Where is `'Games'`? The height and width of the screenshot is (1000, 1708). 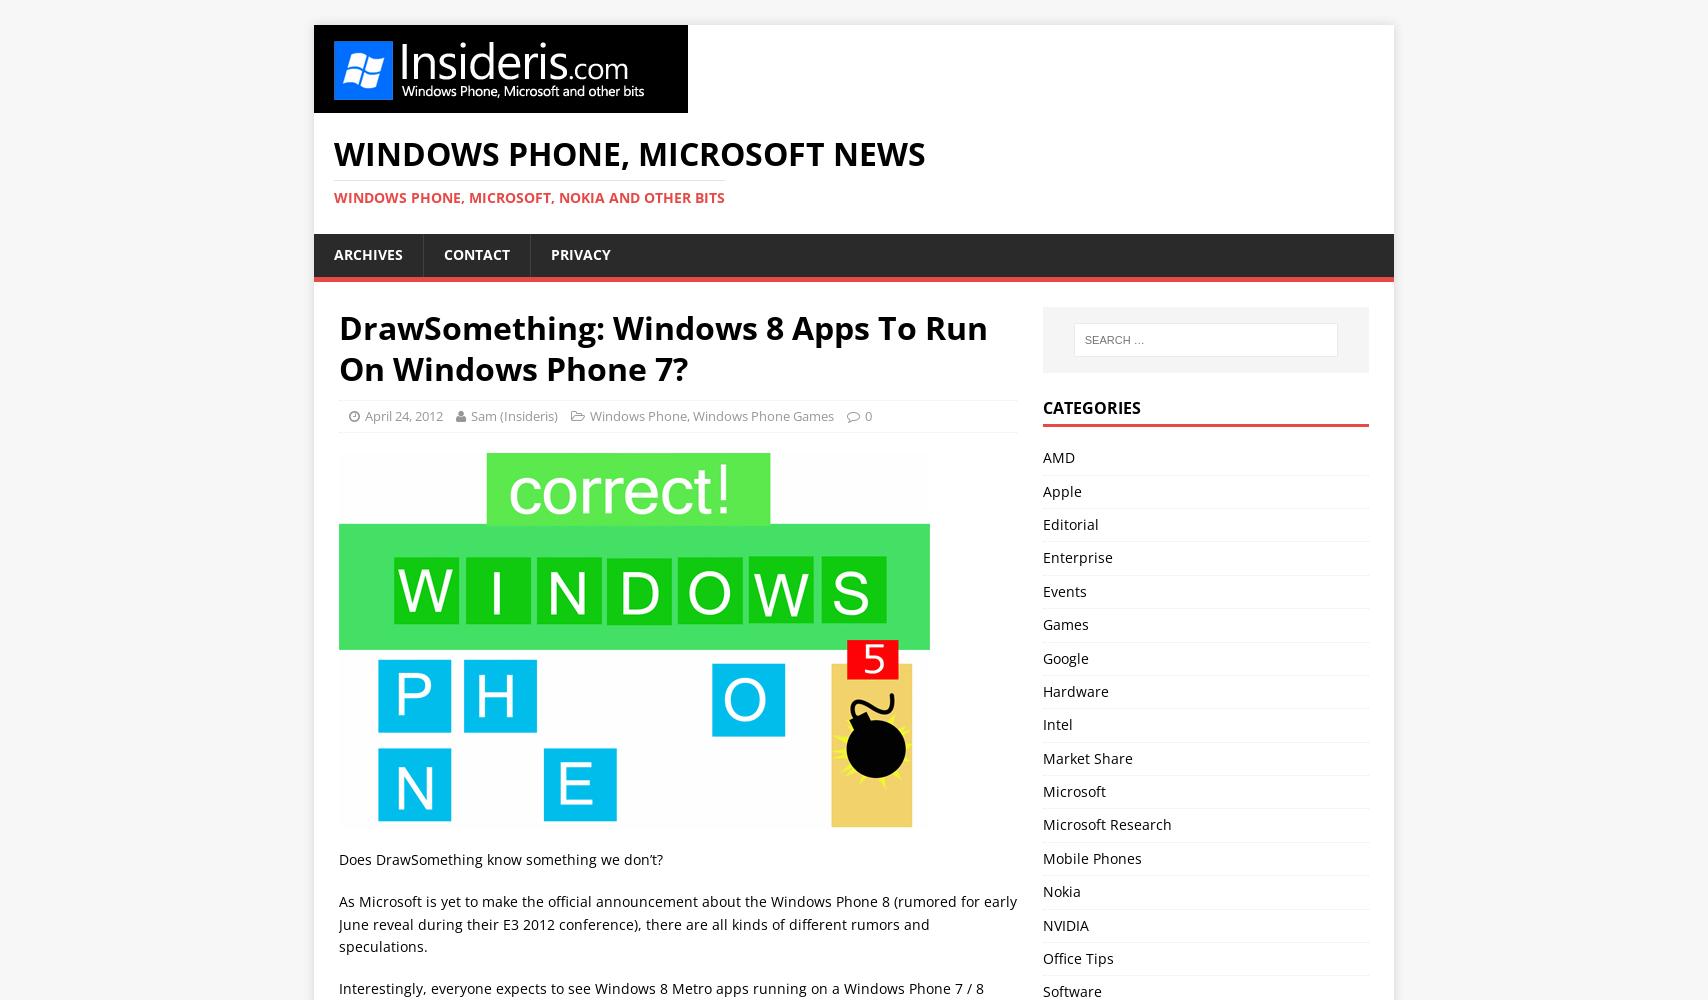
'Games' is located at coordinates (1064, 623).